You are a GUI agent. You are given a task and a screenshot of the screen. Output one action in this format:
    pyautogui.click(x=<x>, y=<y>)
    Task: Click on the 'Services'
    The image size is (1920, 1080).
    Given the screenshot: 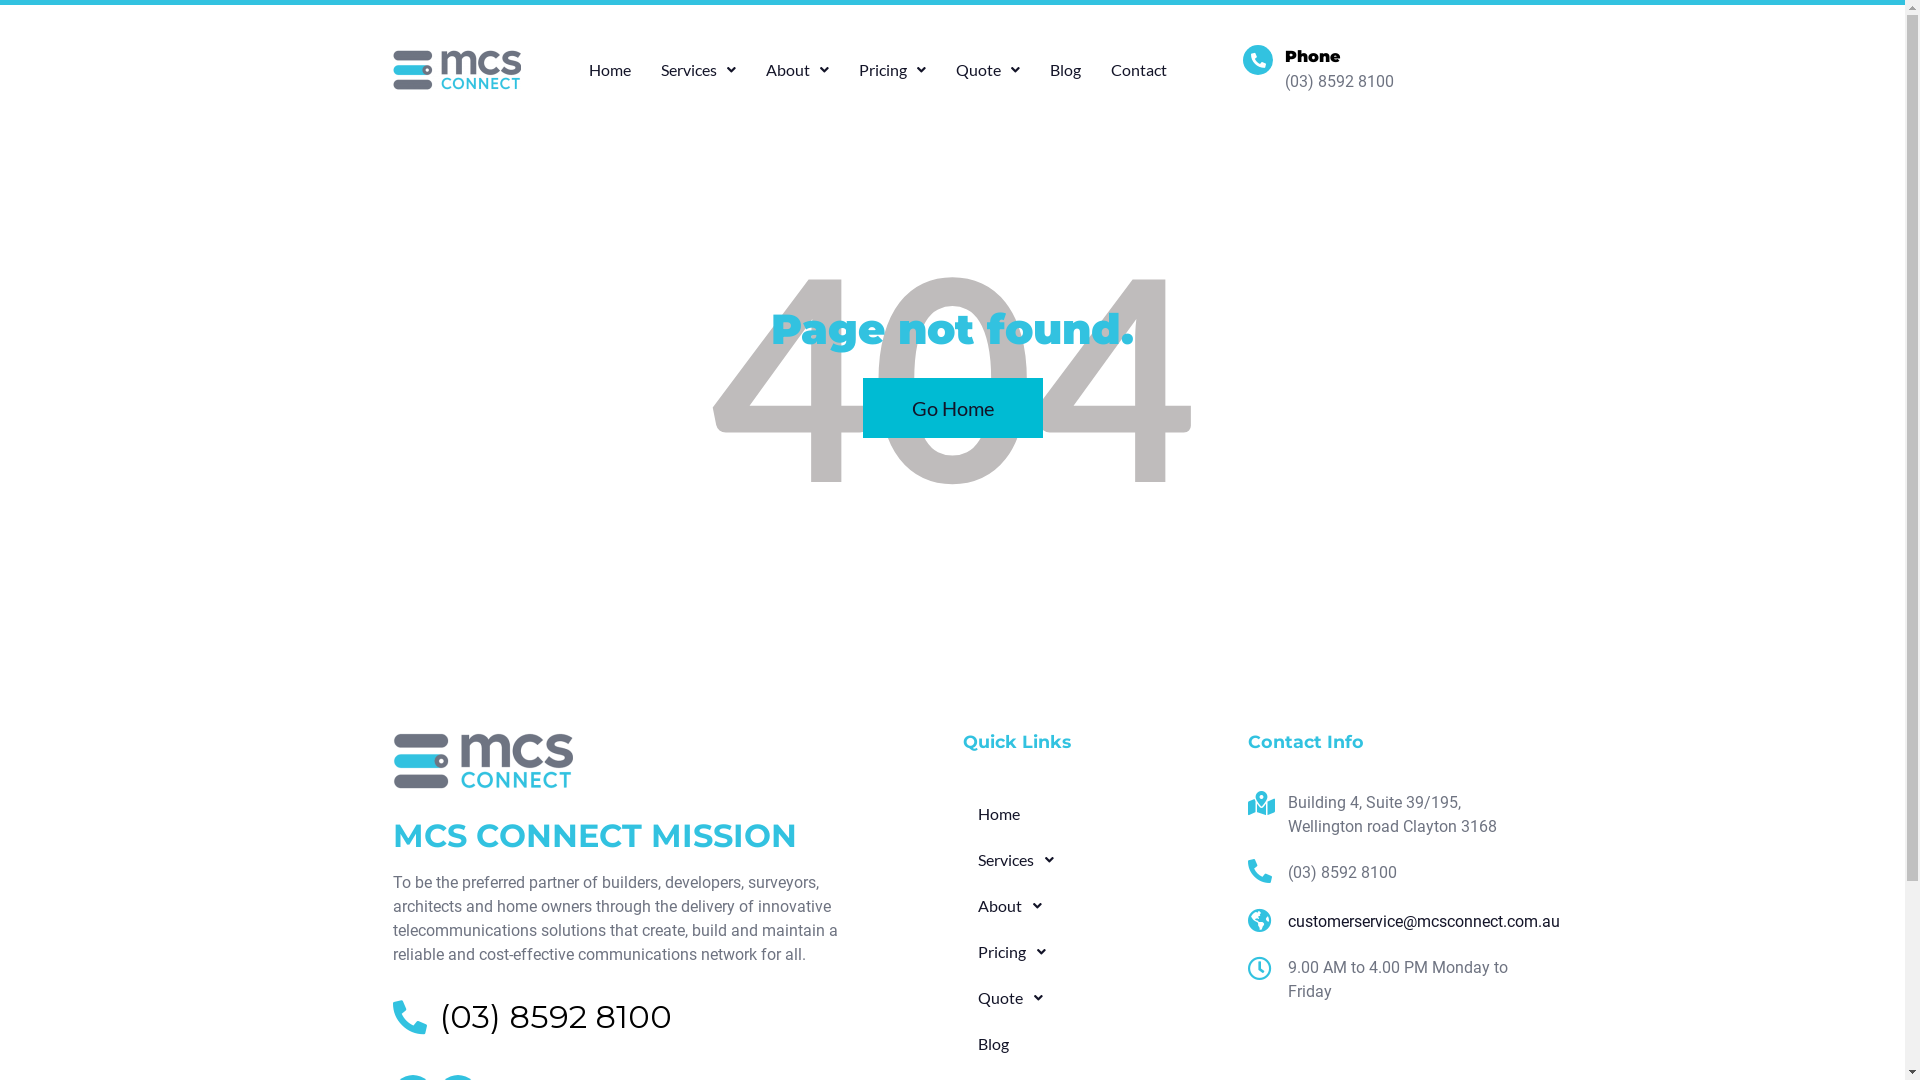 What is the action you would take?
    pyautogui.click(x=698, y=68)
    